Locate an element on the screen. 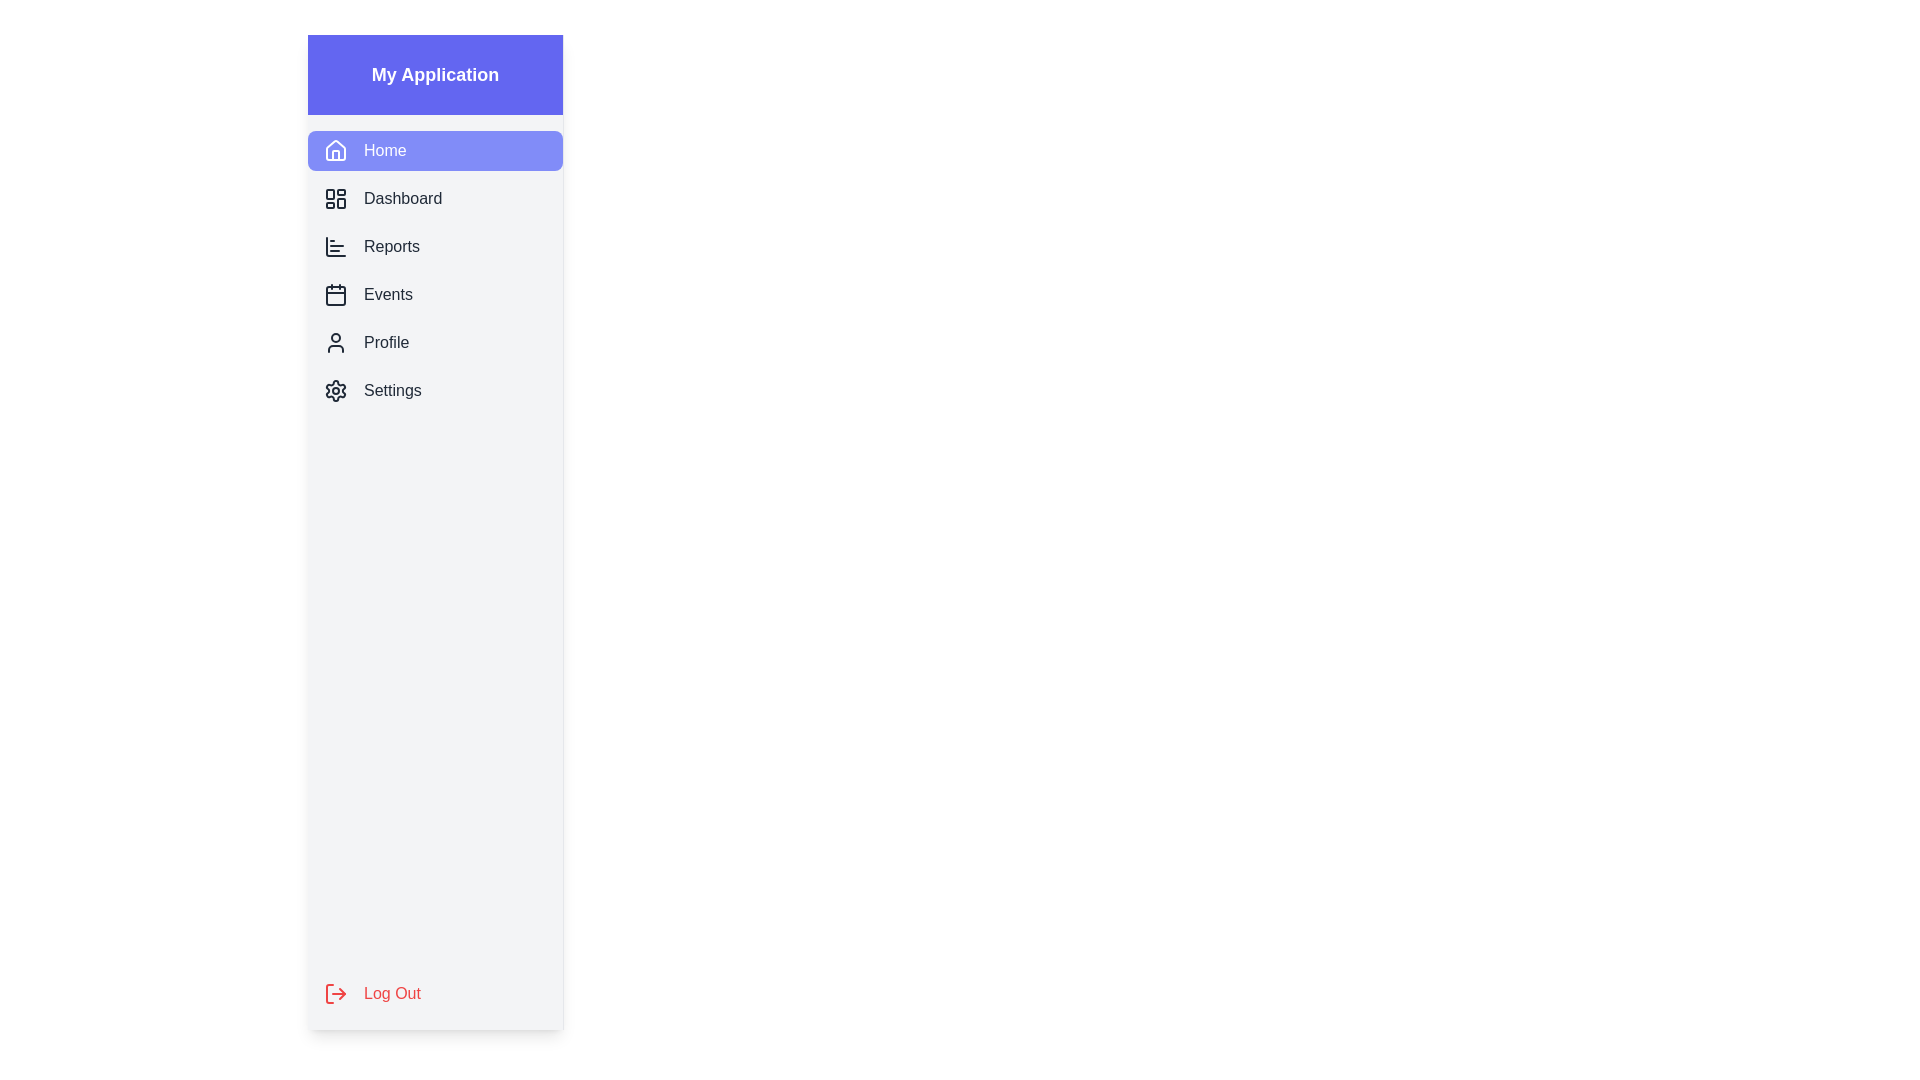  the 'Dashboard' menu icon located to the left of the text 'Dashboard' in the vertical navigation panel is located at coordinates (336, 199).